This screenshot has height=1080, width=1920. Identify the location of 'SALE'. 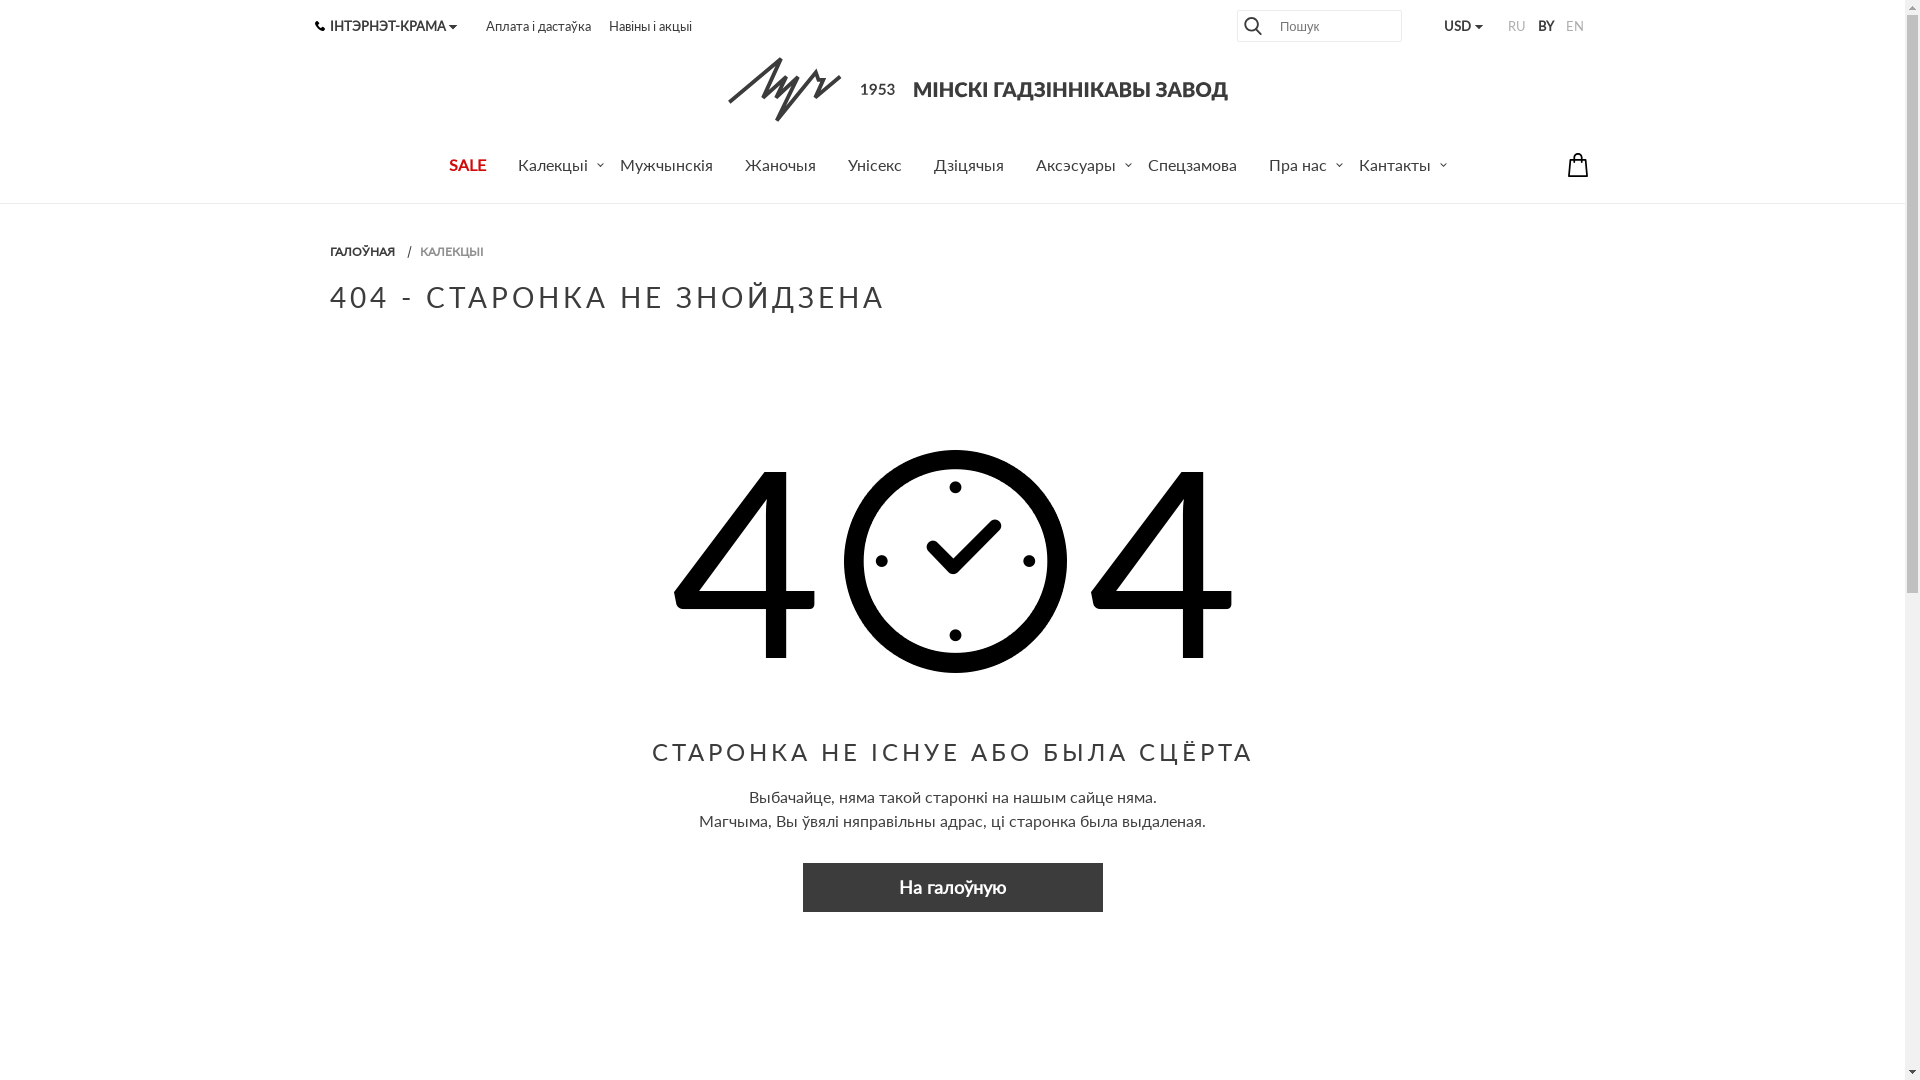
(466, 167).